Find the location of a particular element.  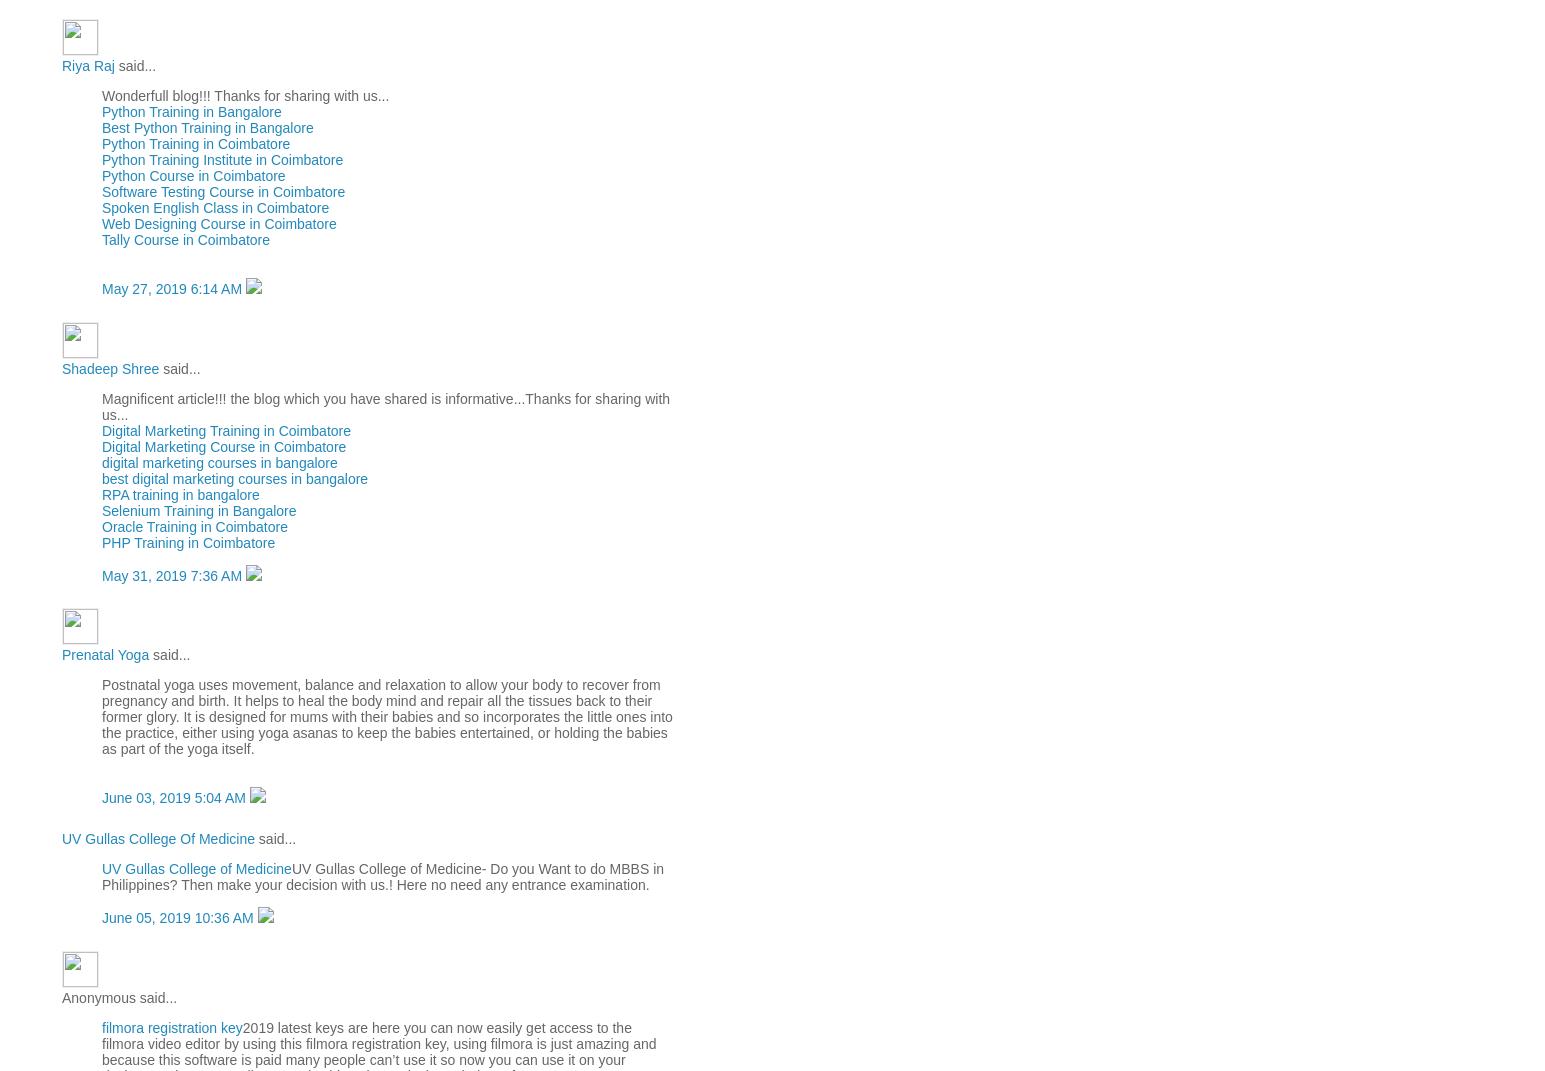

'Web Designing Course in Coimbatore' is located at coordinates (218, 221).